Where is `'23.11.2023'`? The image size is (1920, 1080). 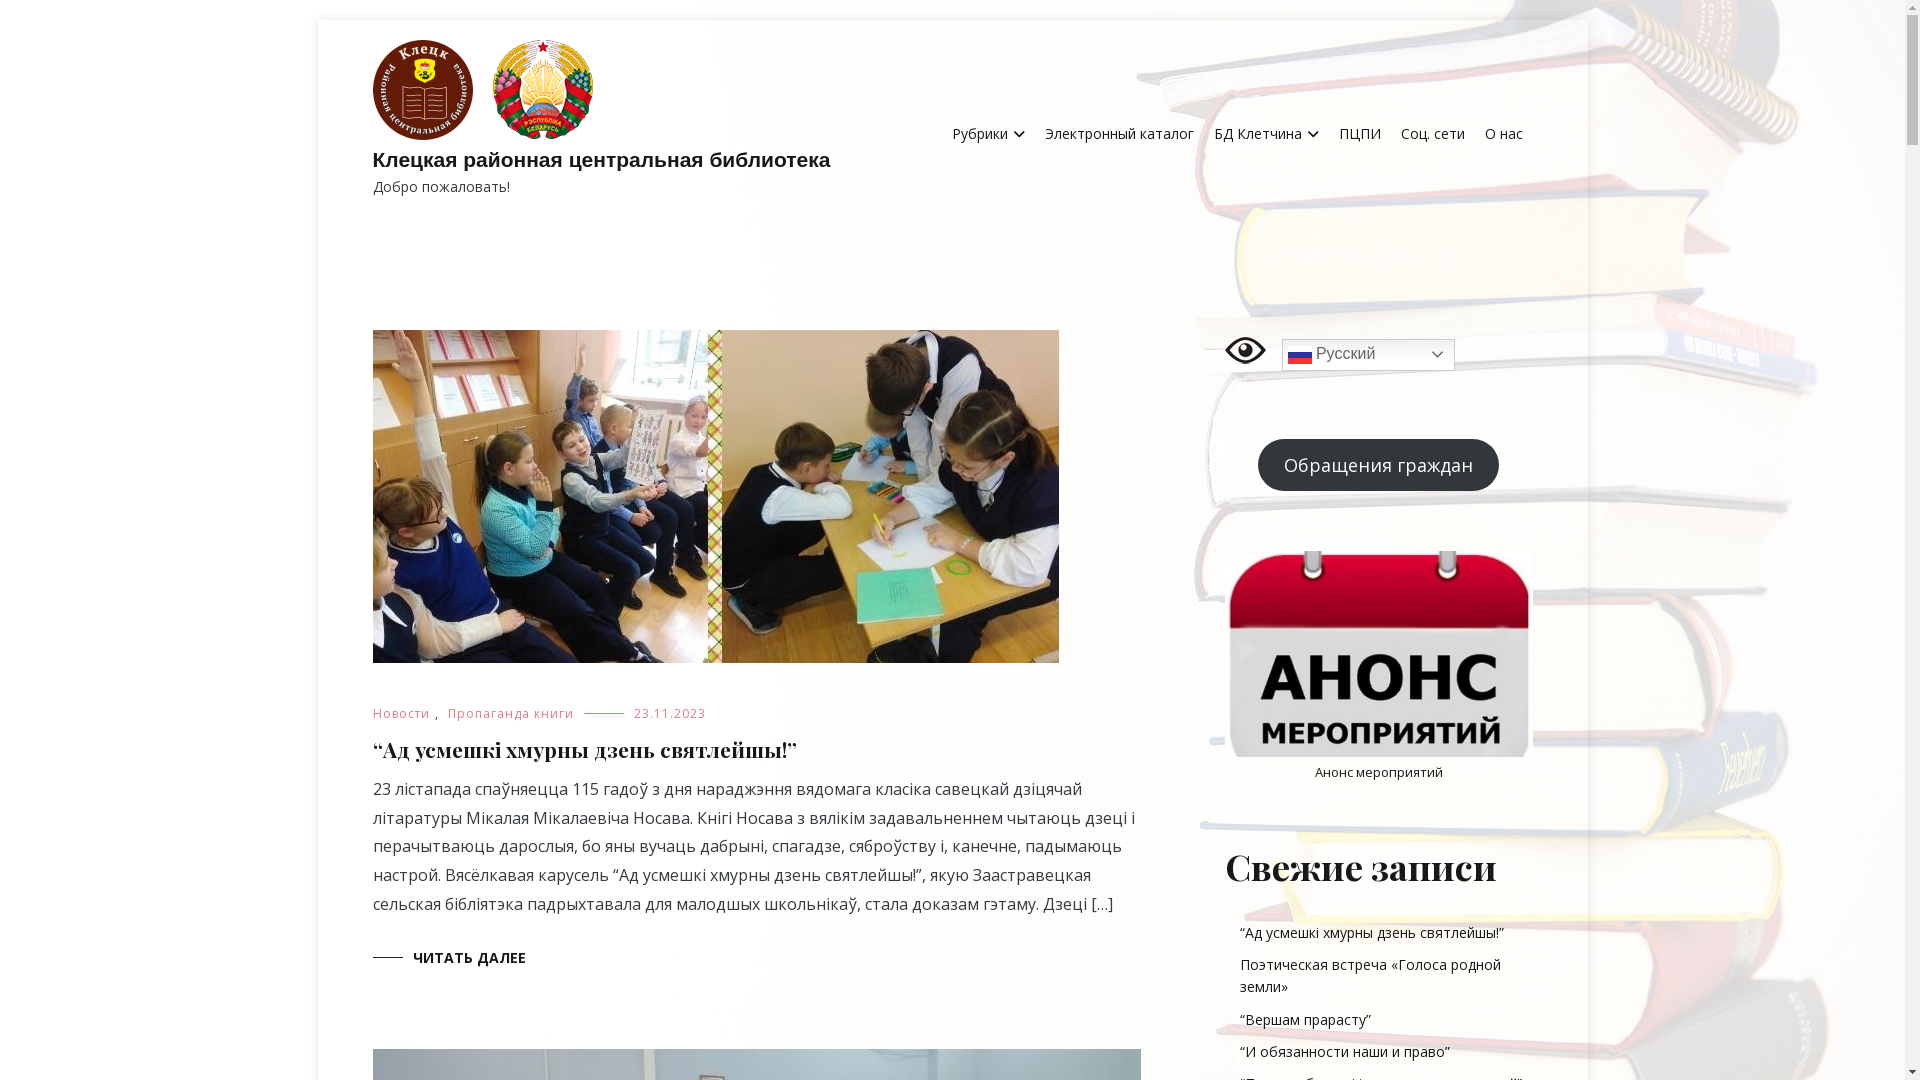 '23.11.2023' is located at coordinates (670, 712).